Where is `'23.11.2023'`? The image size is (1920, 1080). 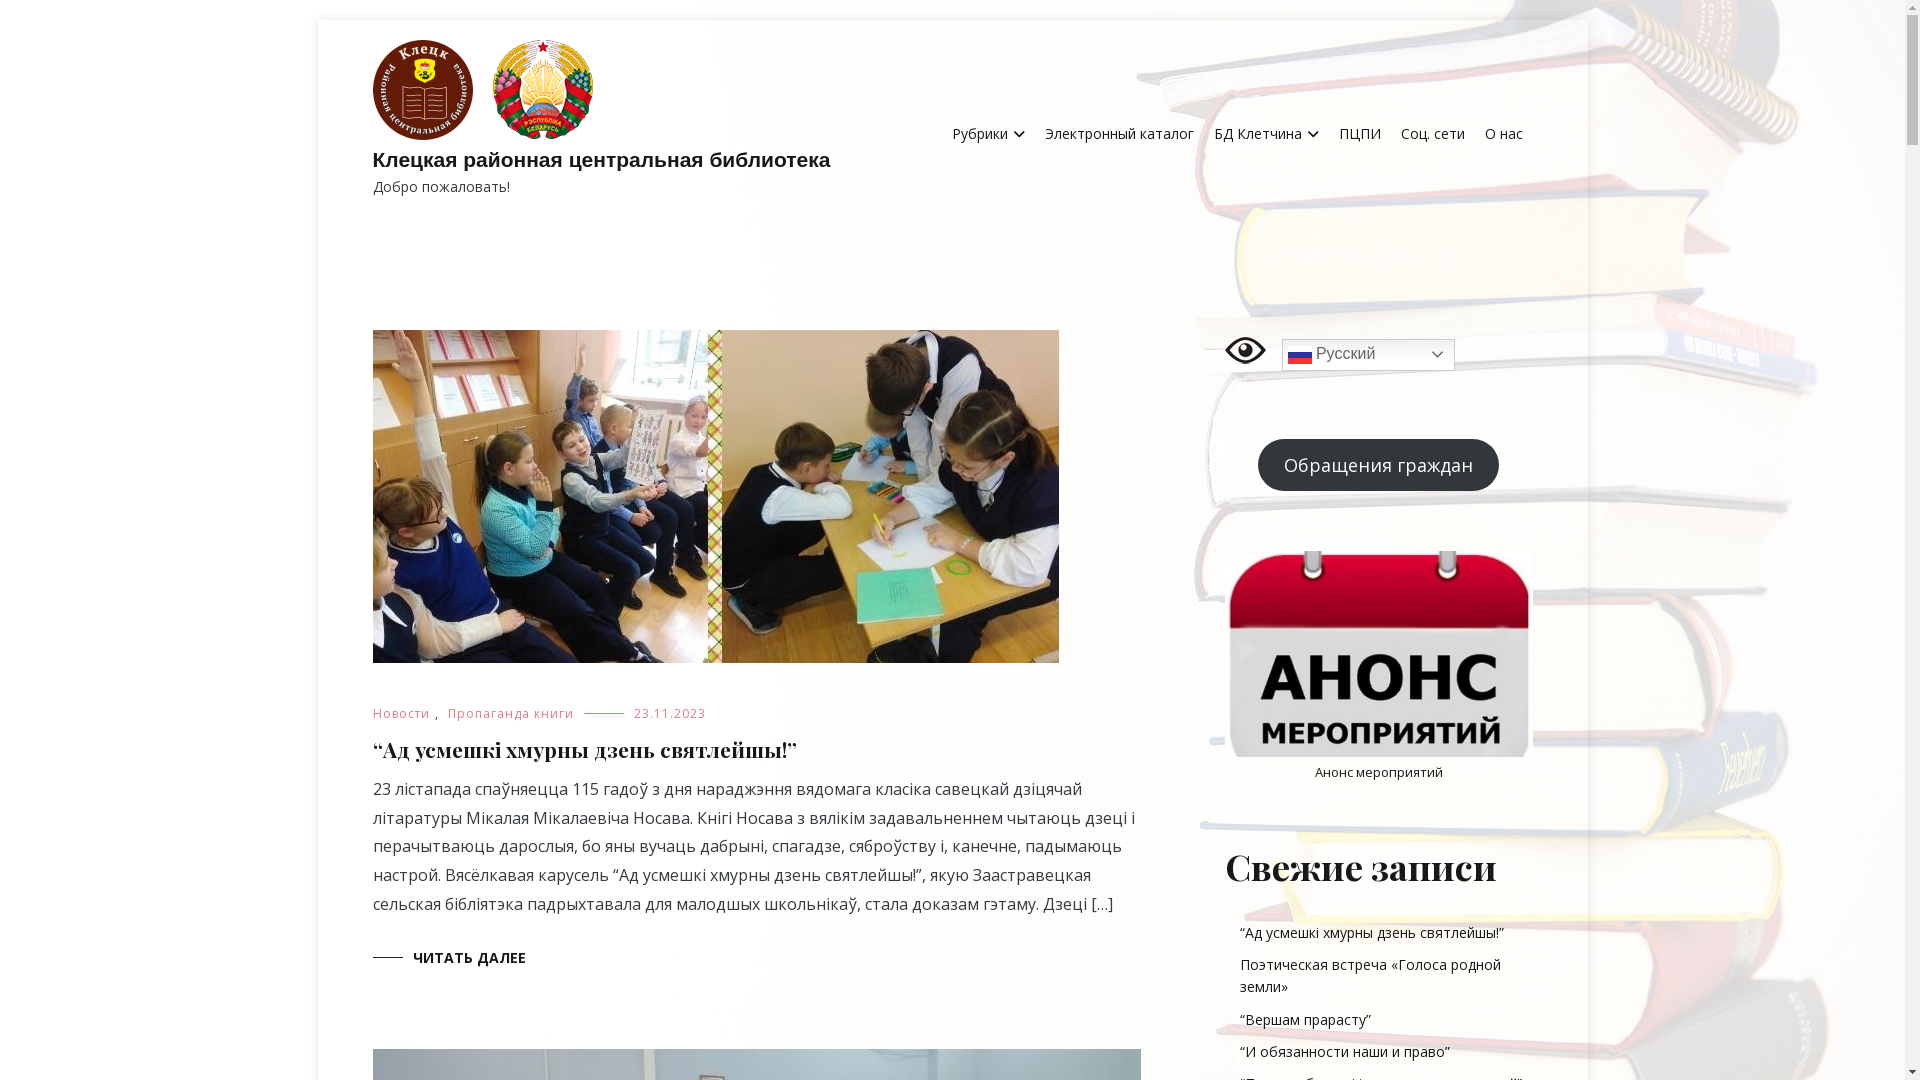 '23.11.2023' is located at coordinates (670, 712).